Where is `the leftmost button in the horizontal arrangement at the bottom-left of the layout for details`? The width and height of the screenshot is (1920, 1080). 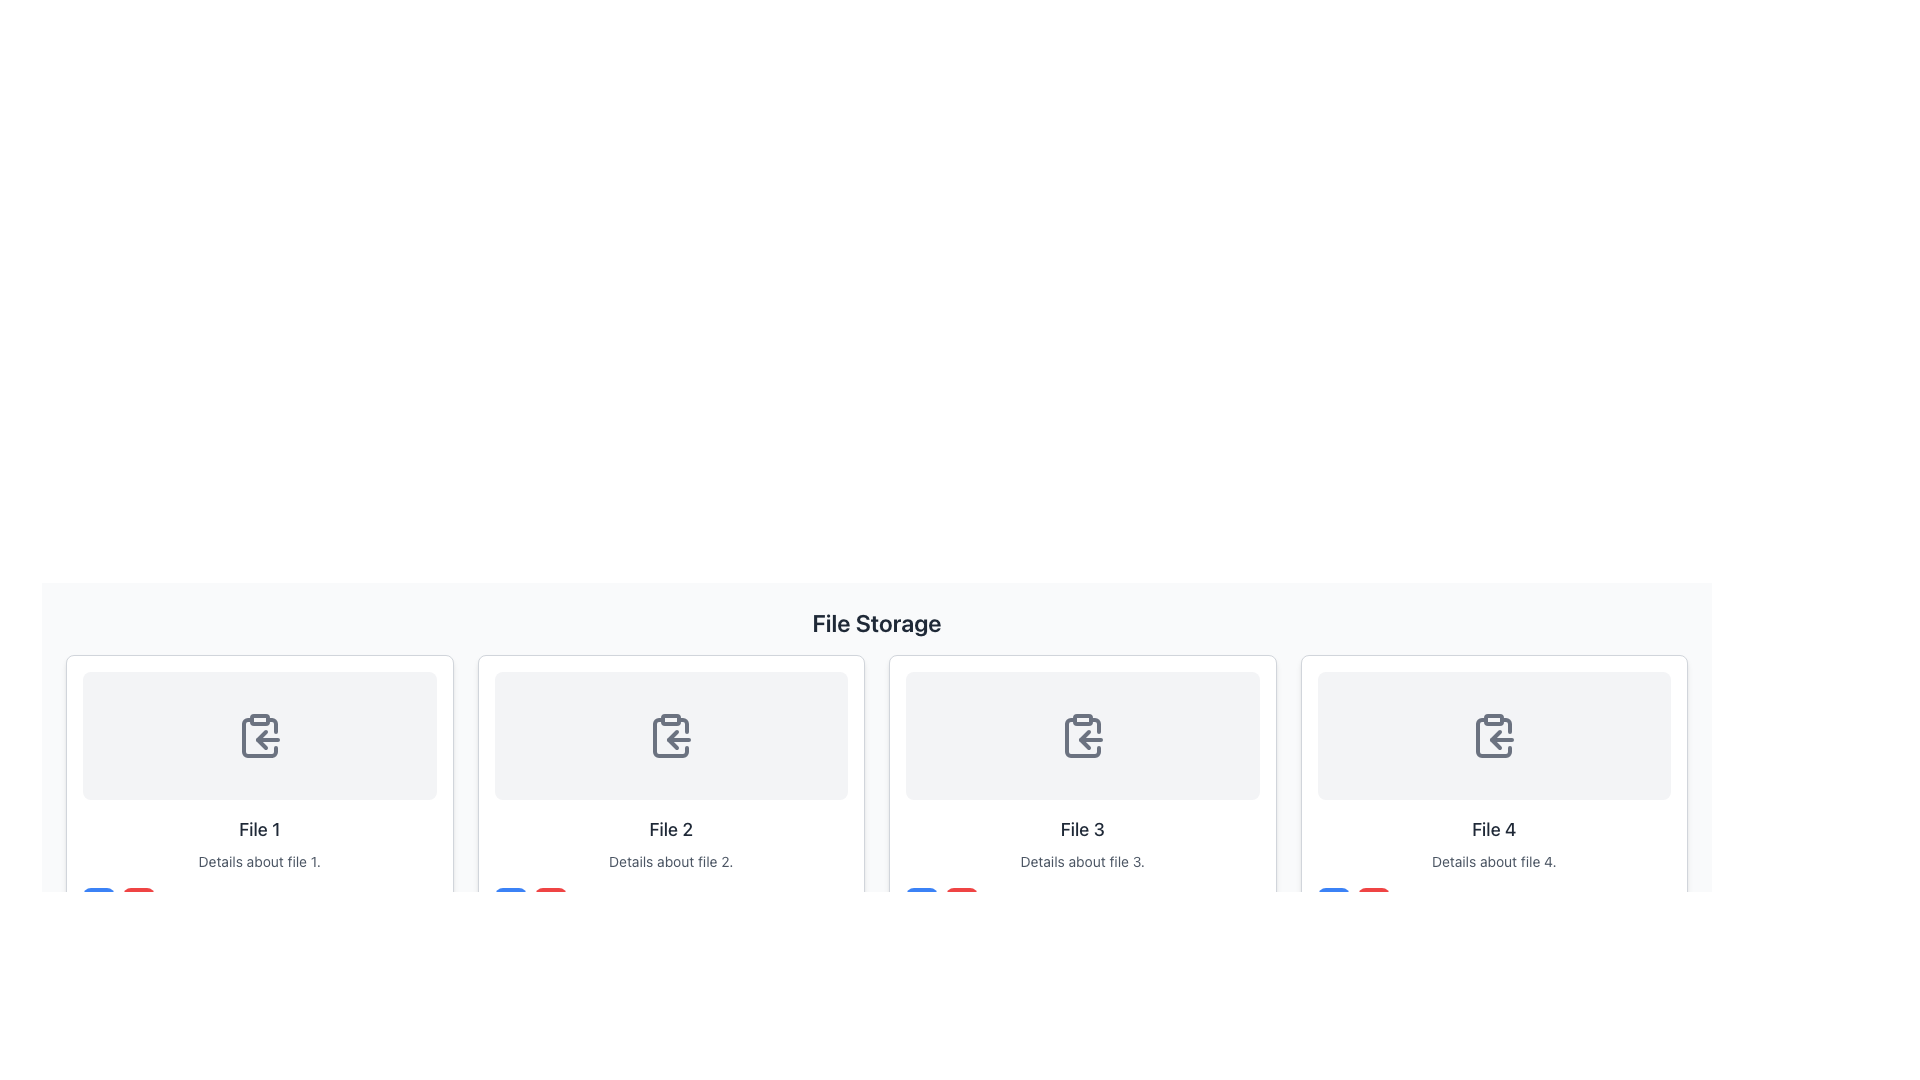
the leftmost button in the horizontal arrangement at the bottom-left of the layout for details is located at coordinates (98, 903).